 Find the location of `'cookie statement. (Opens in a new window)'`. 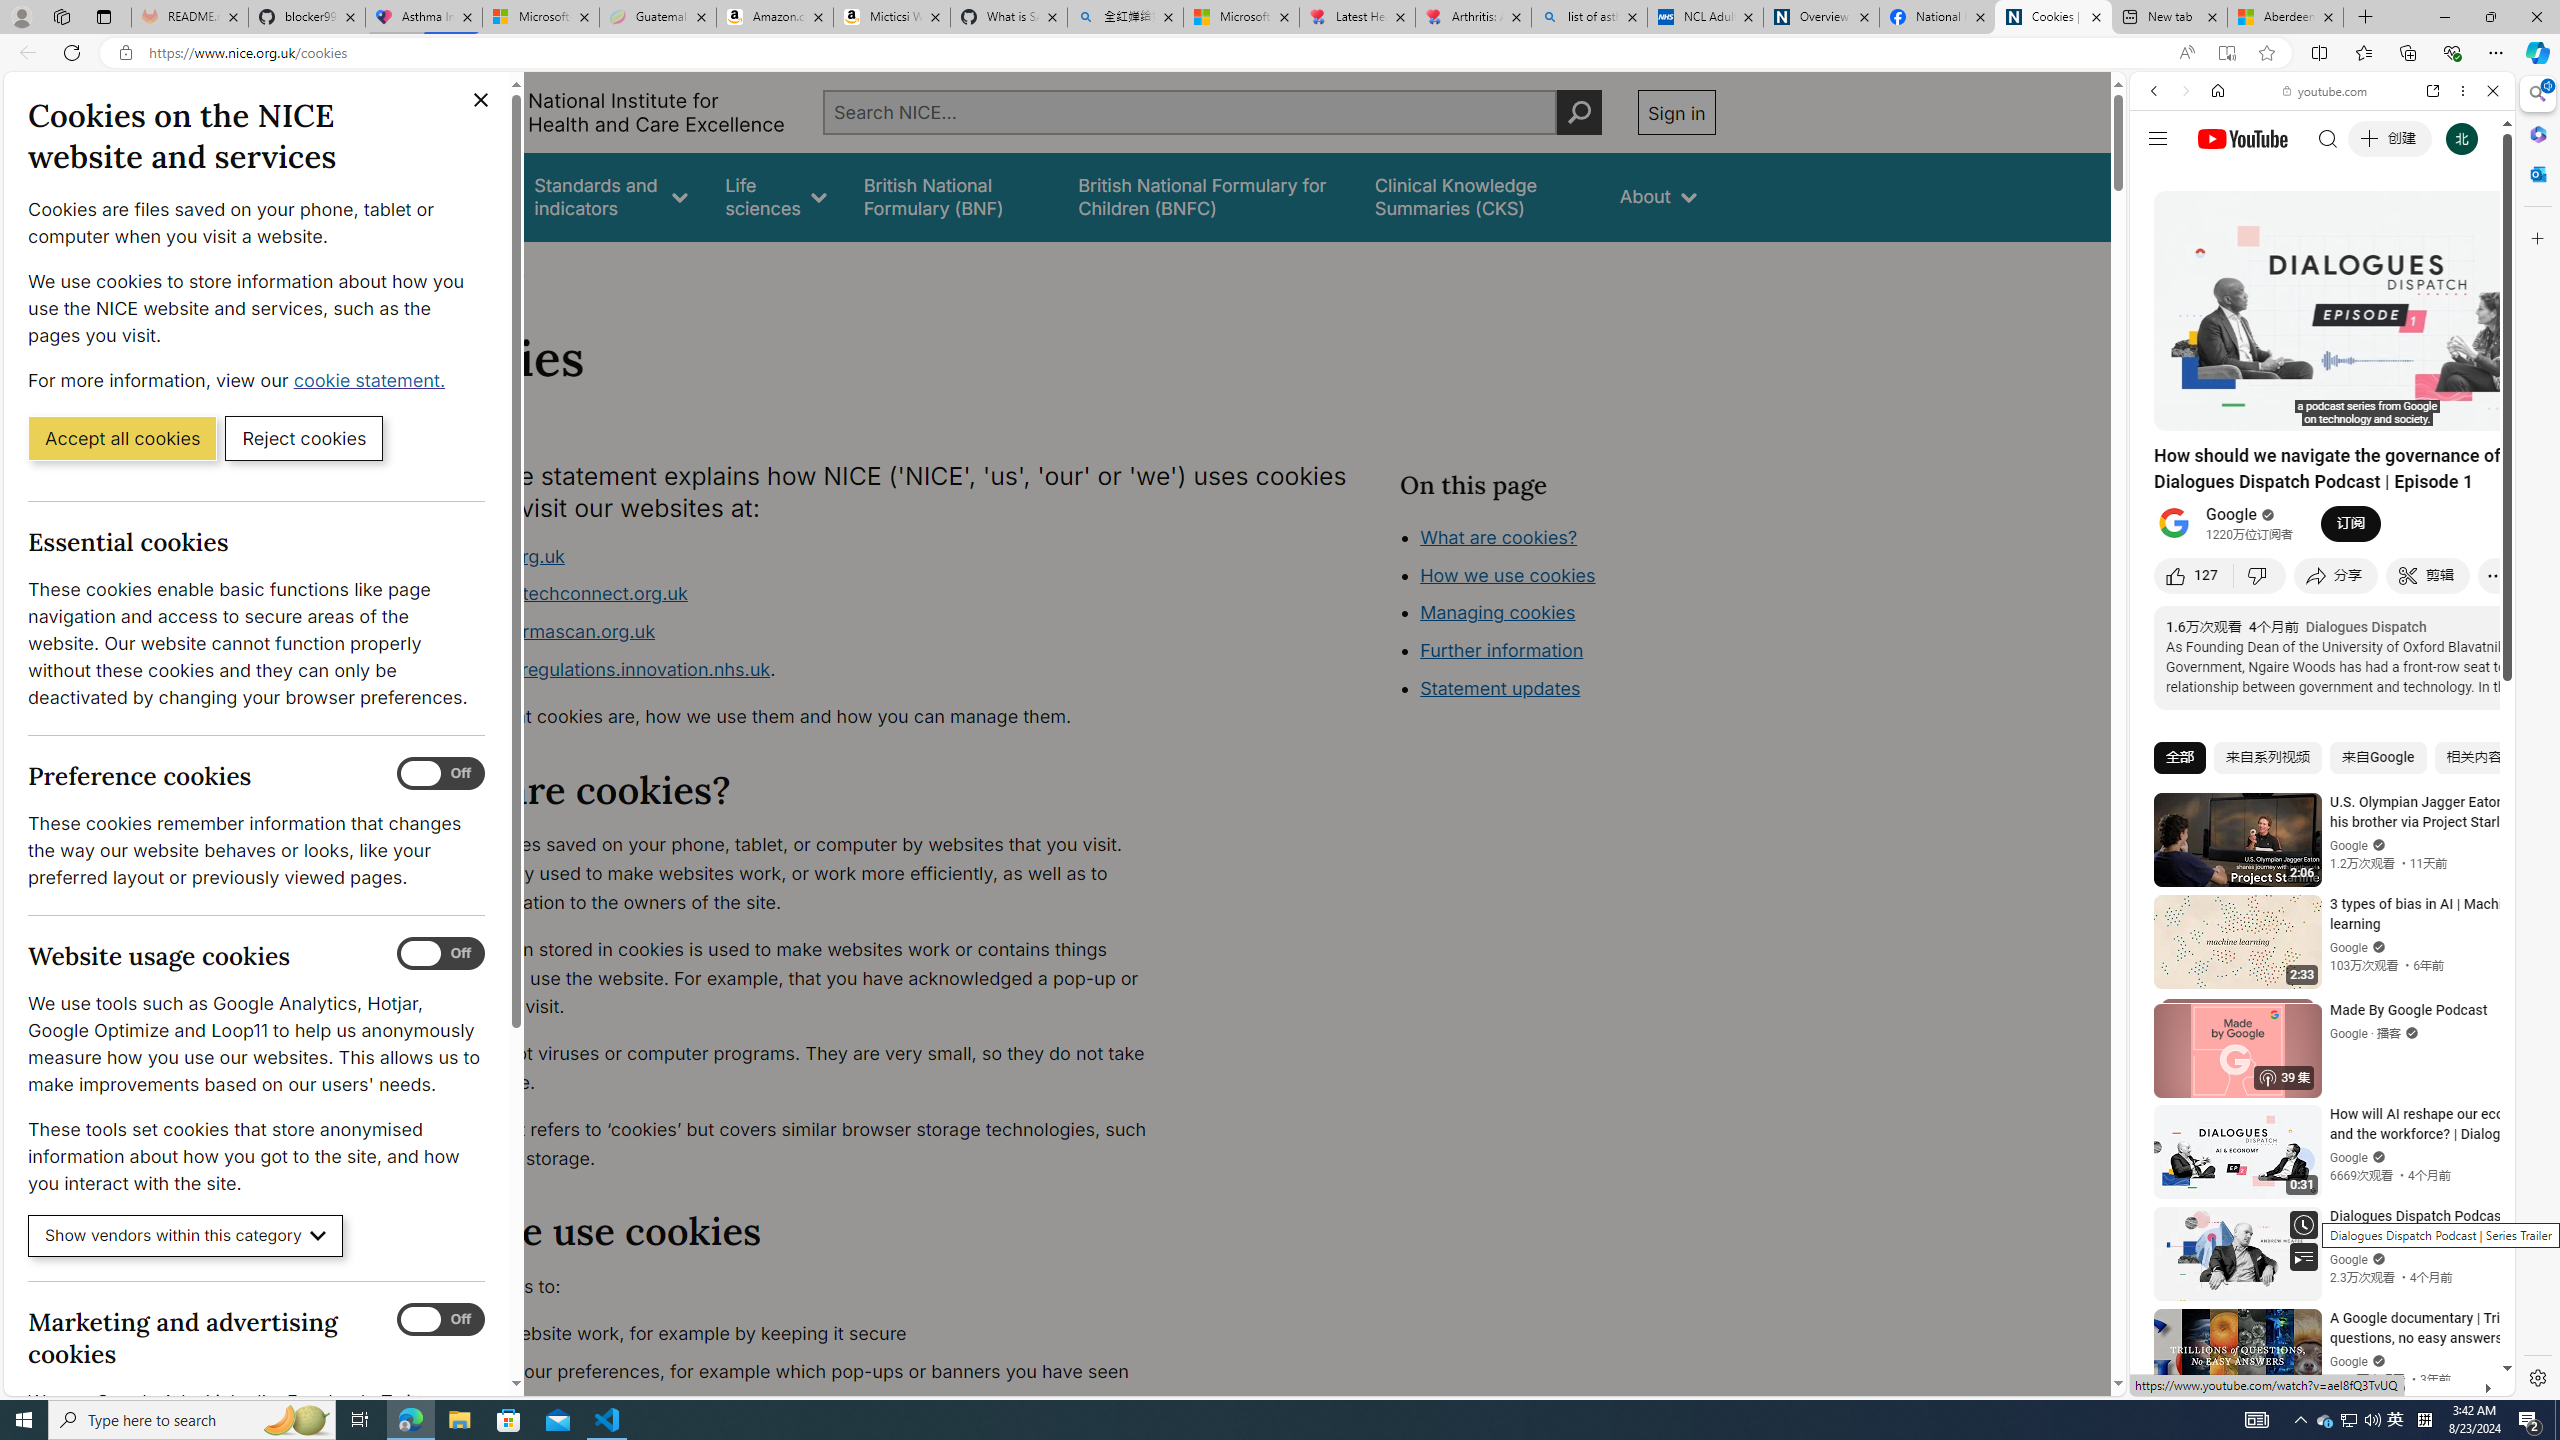

'cookie statement. (Opens in a new window)' is located at coordinates (371, 379).